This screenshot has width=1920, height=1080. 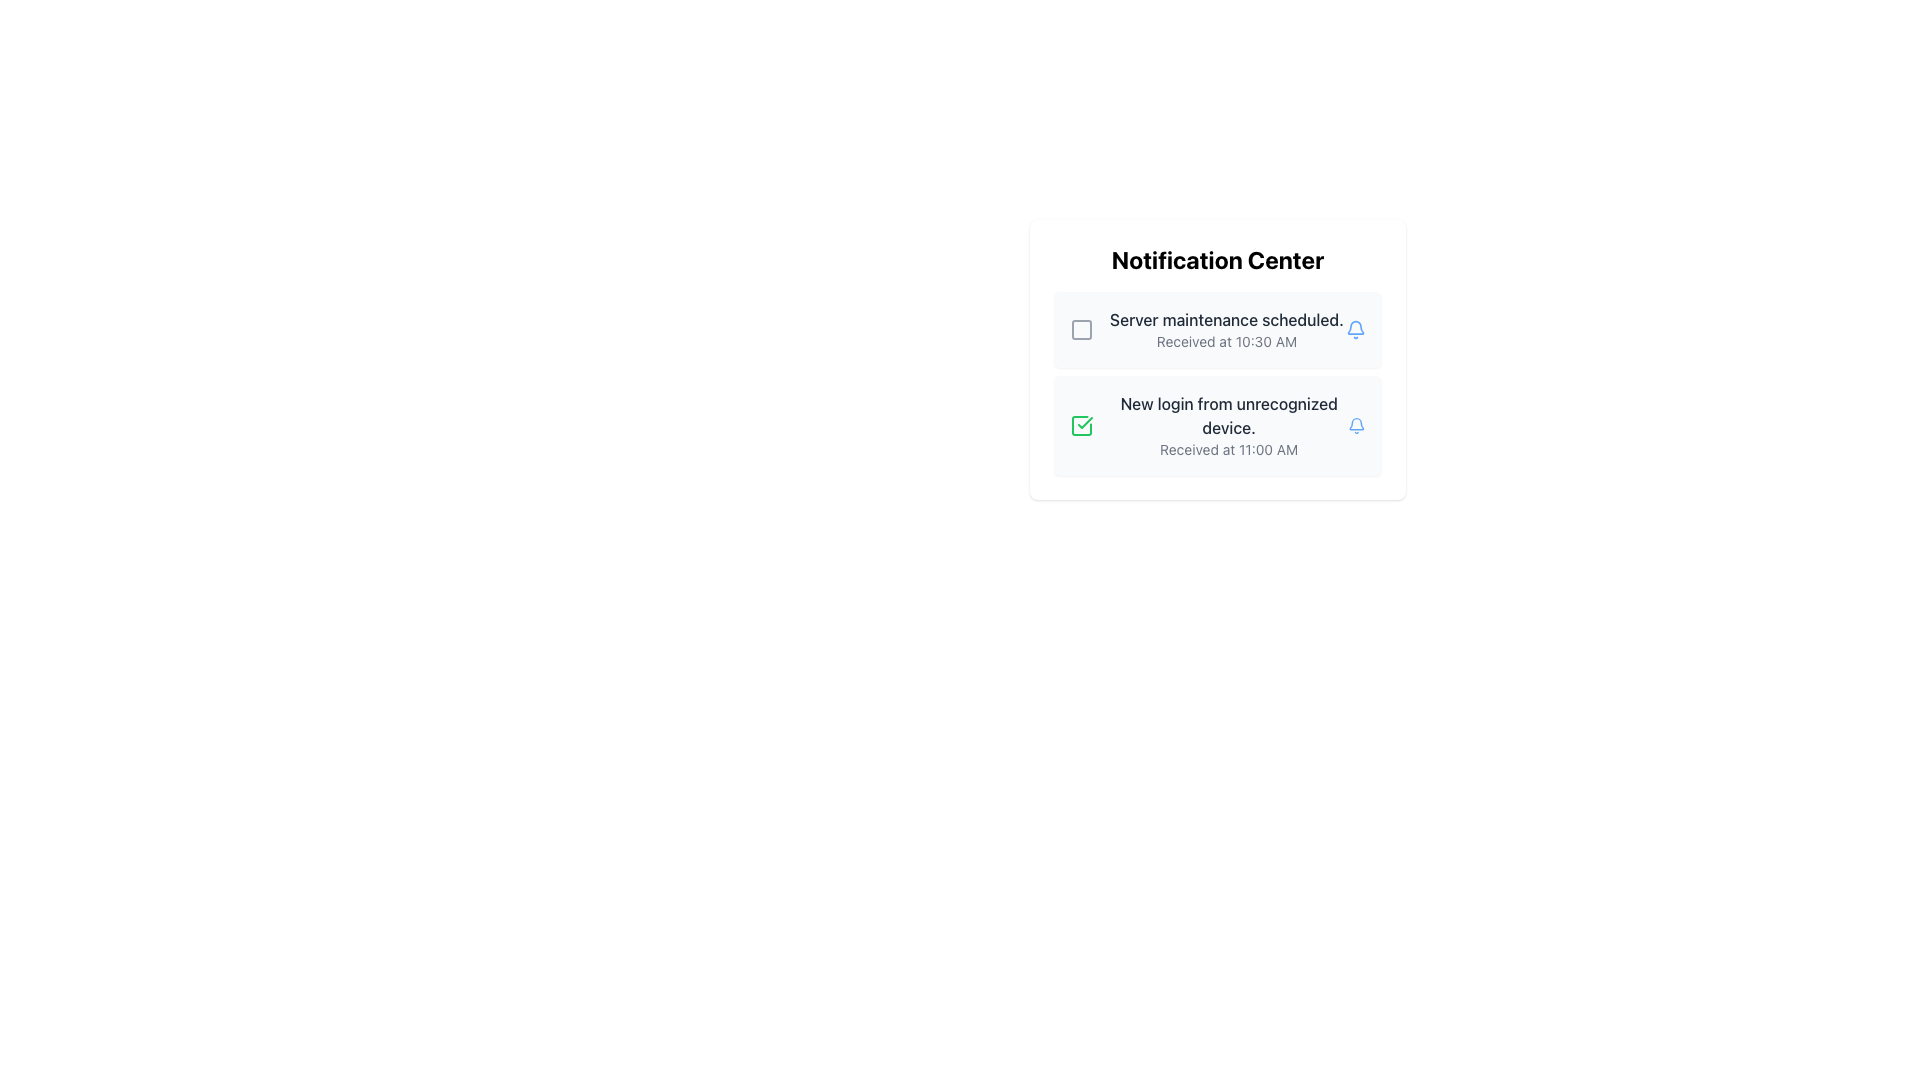 What do you see at coordinates (1080, 424) in the screenshot?
I see `the green-bordered checkbox containing a centered checkmark` at bounding box center [1080, 424].